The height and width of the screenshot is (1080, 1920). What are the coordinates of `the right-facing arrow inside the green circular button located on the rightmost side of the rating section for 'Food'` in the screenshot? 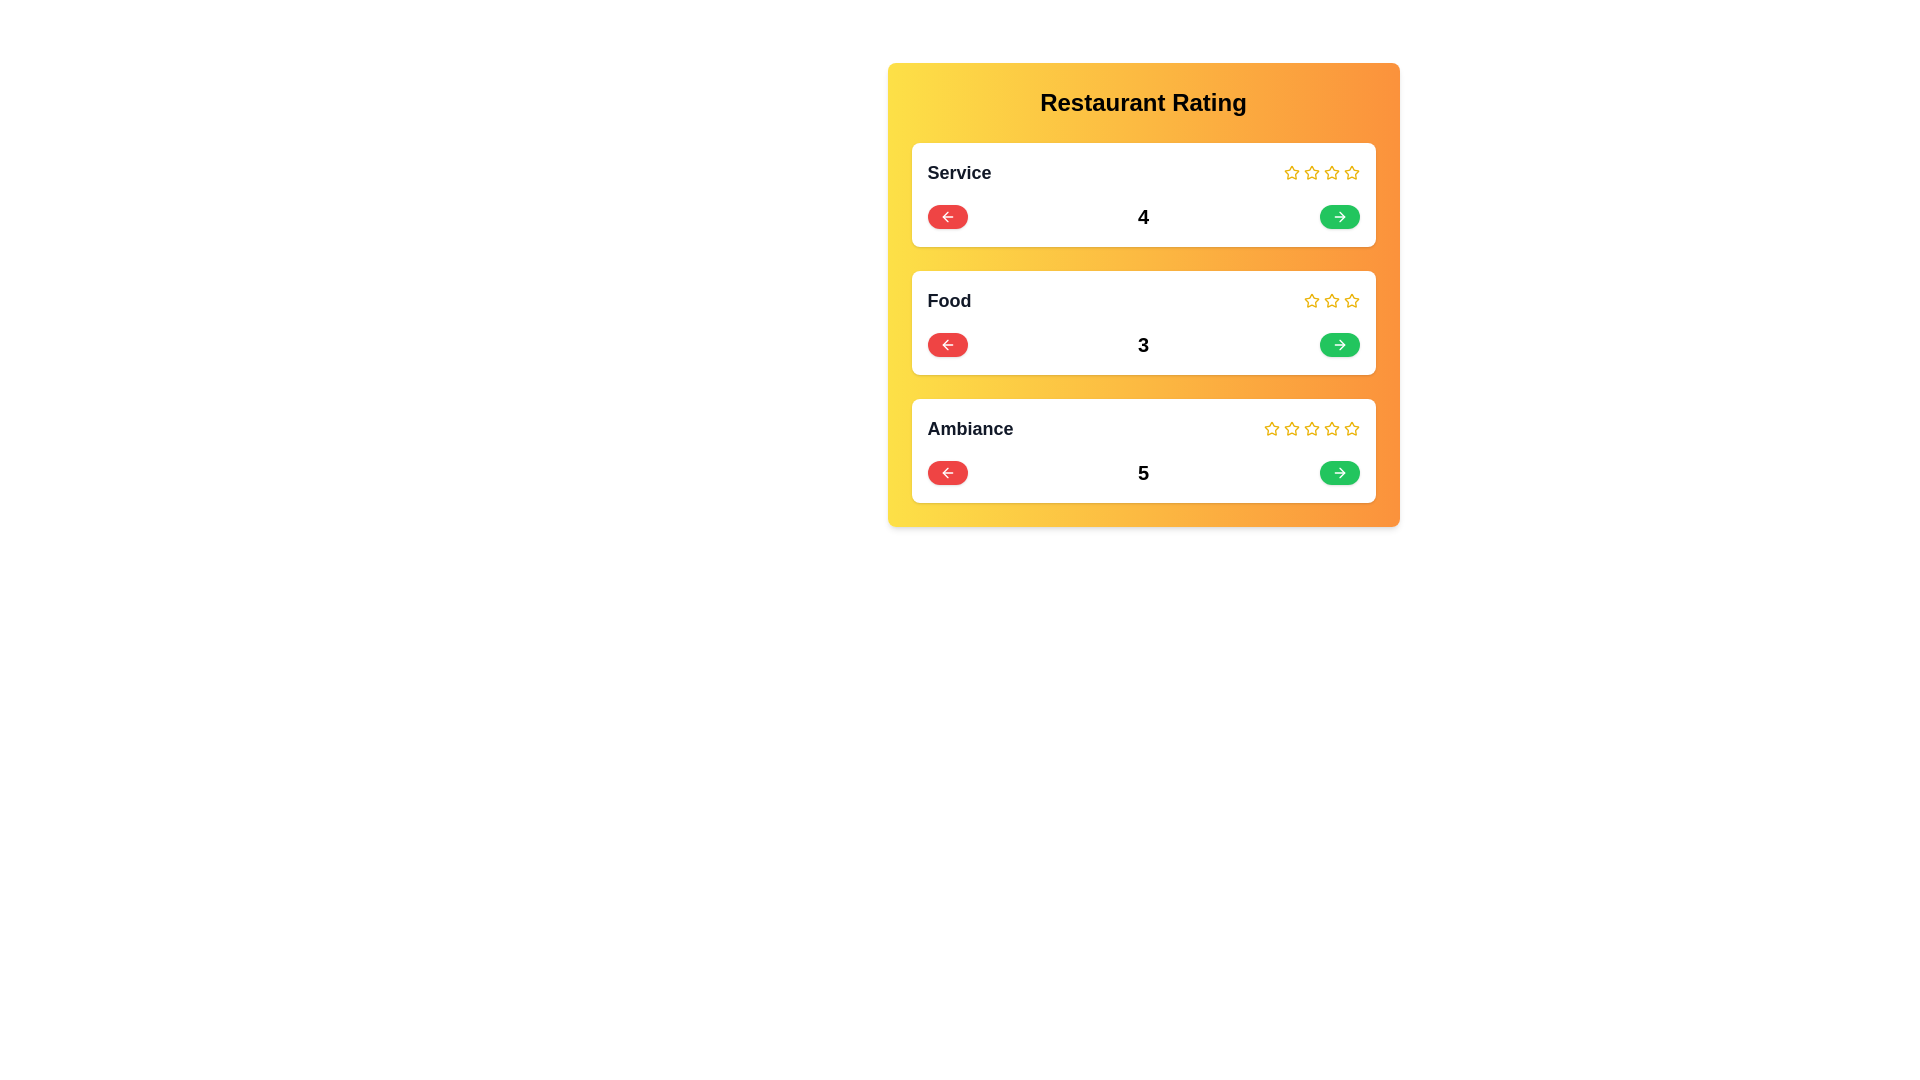 It's located at (1339, 343).